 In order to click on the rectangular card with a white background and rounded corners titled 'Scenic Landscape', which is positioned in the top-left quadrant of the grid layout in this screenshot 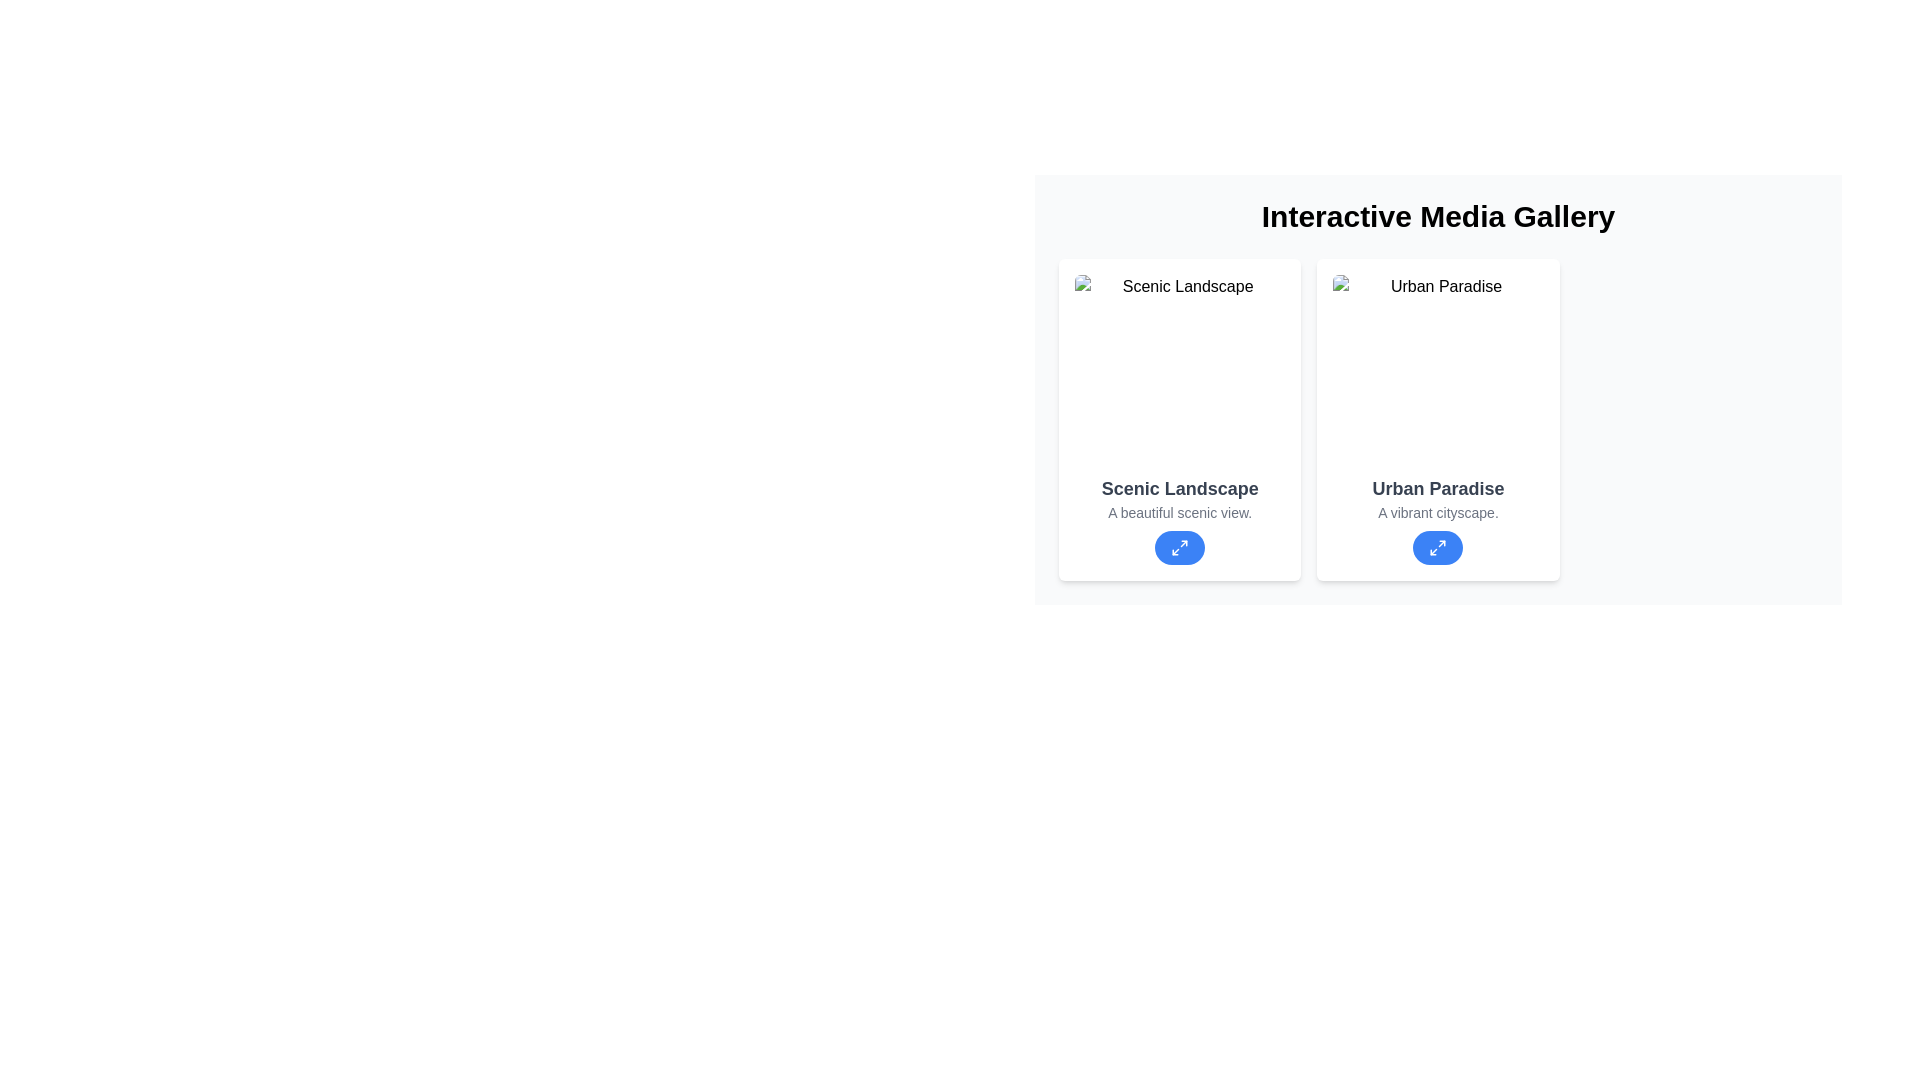, I will do `click(1180, 419)`.